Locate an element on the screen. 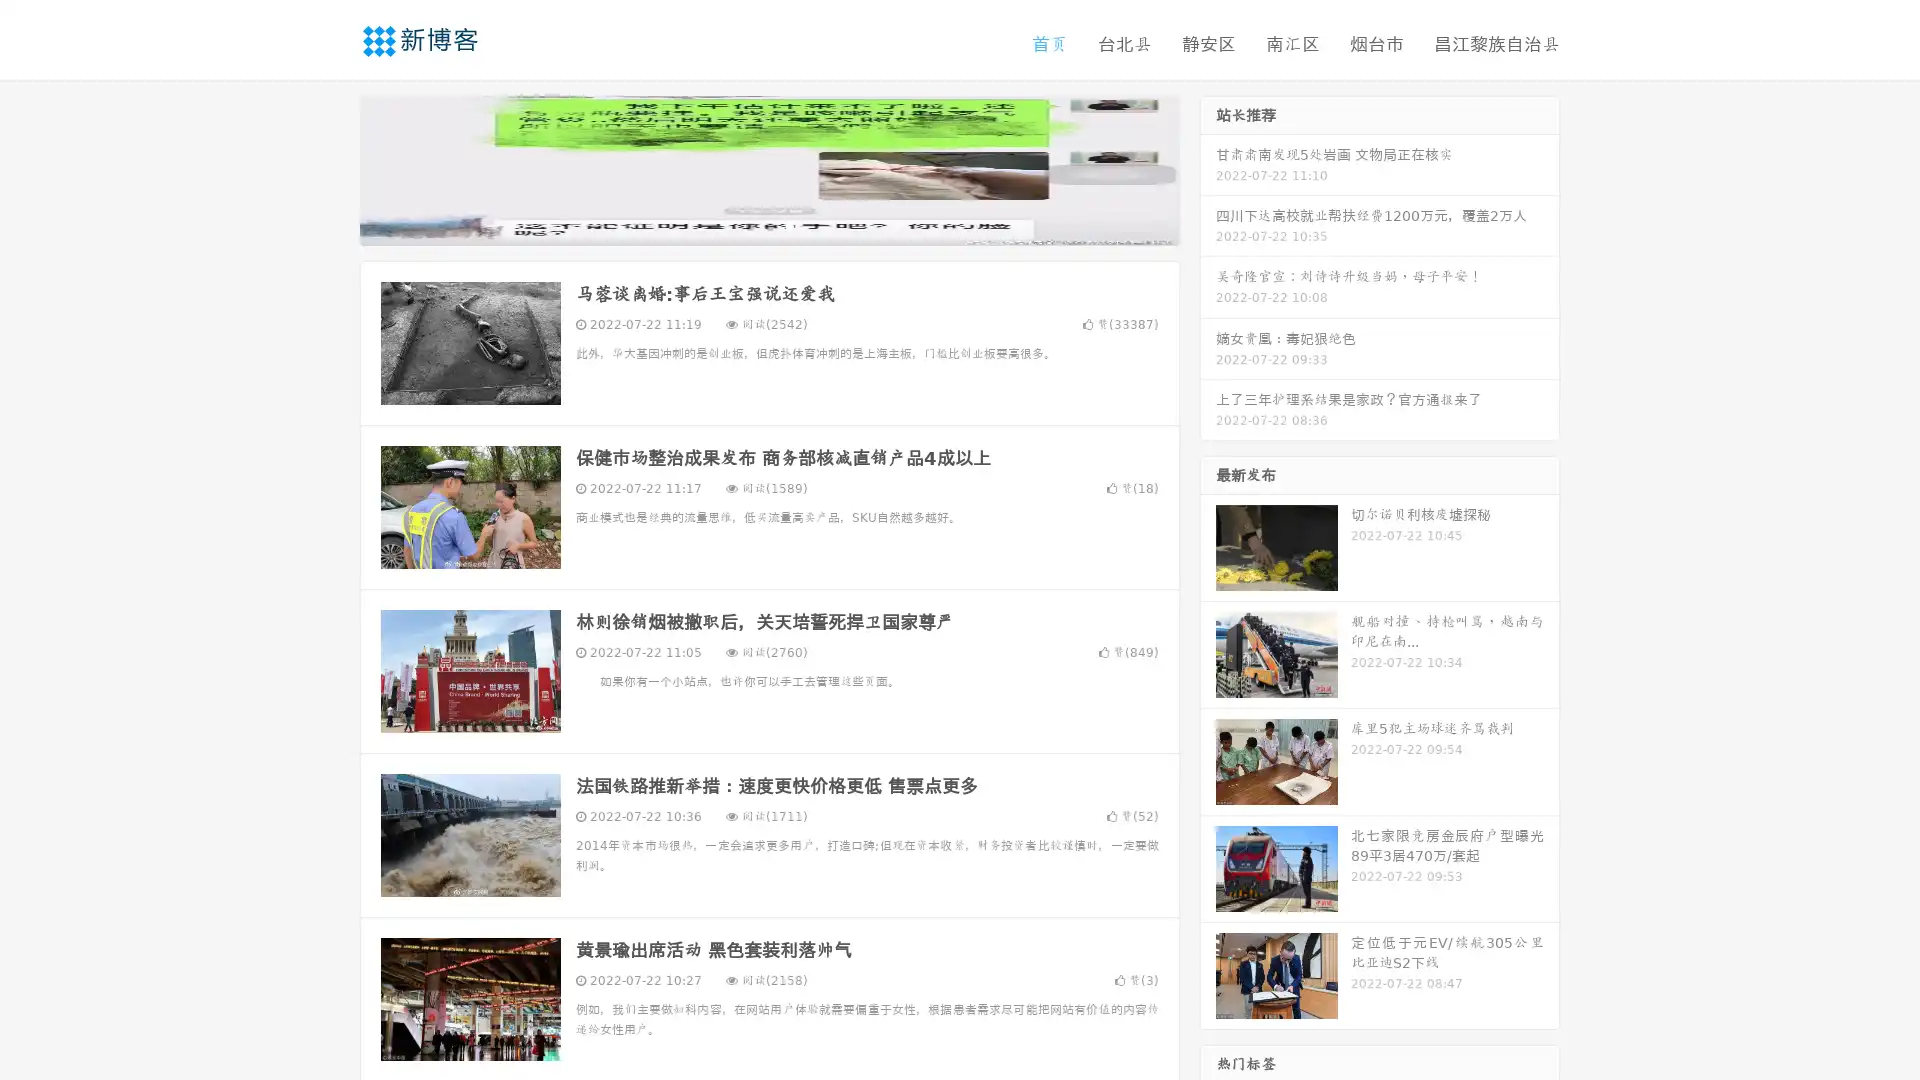 The image size is (1920, 1080). Go to slide 2 is located at coordinates (768, 225).